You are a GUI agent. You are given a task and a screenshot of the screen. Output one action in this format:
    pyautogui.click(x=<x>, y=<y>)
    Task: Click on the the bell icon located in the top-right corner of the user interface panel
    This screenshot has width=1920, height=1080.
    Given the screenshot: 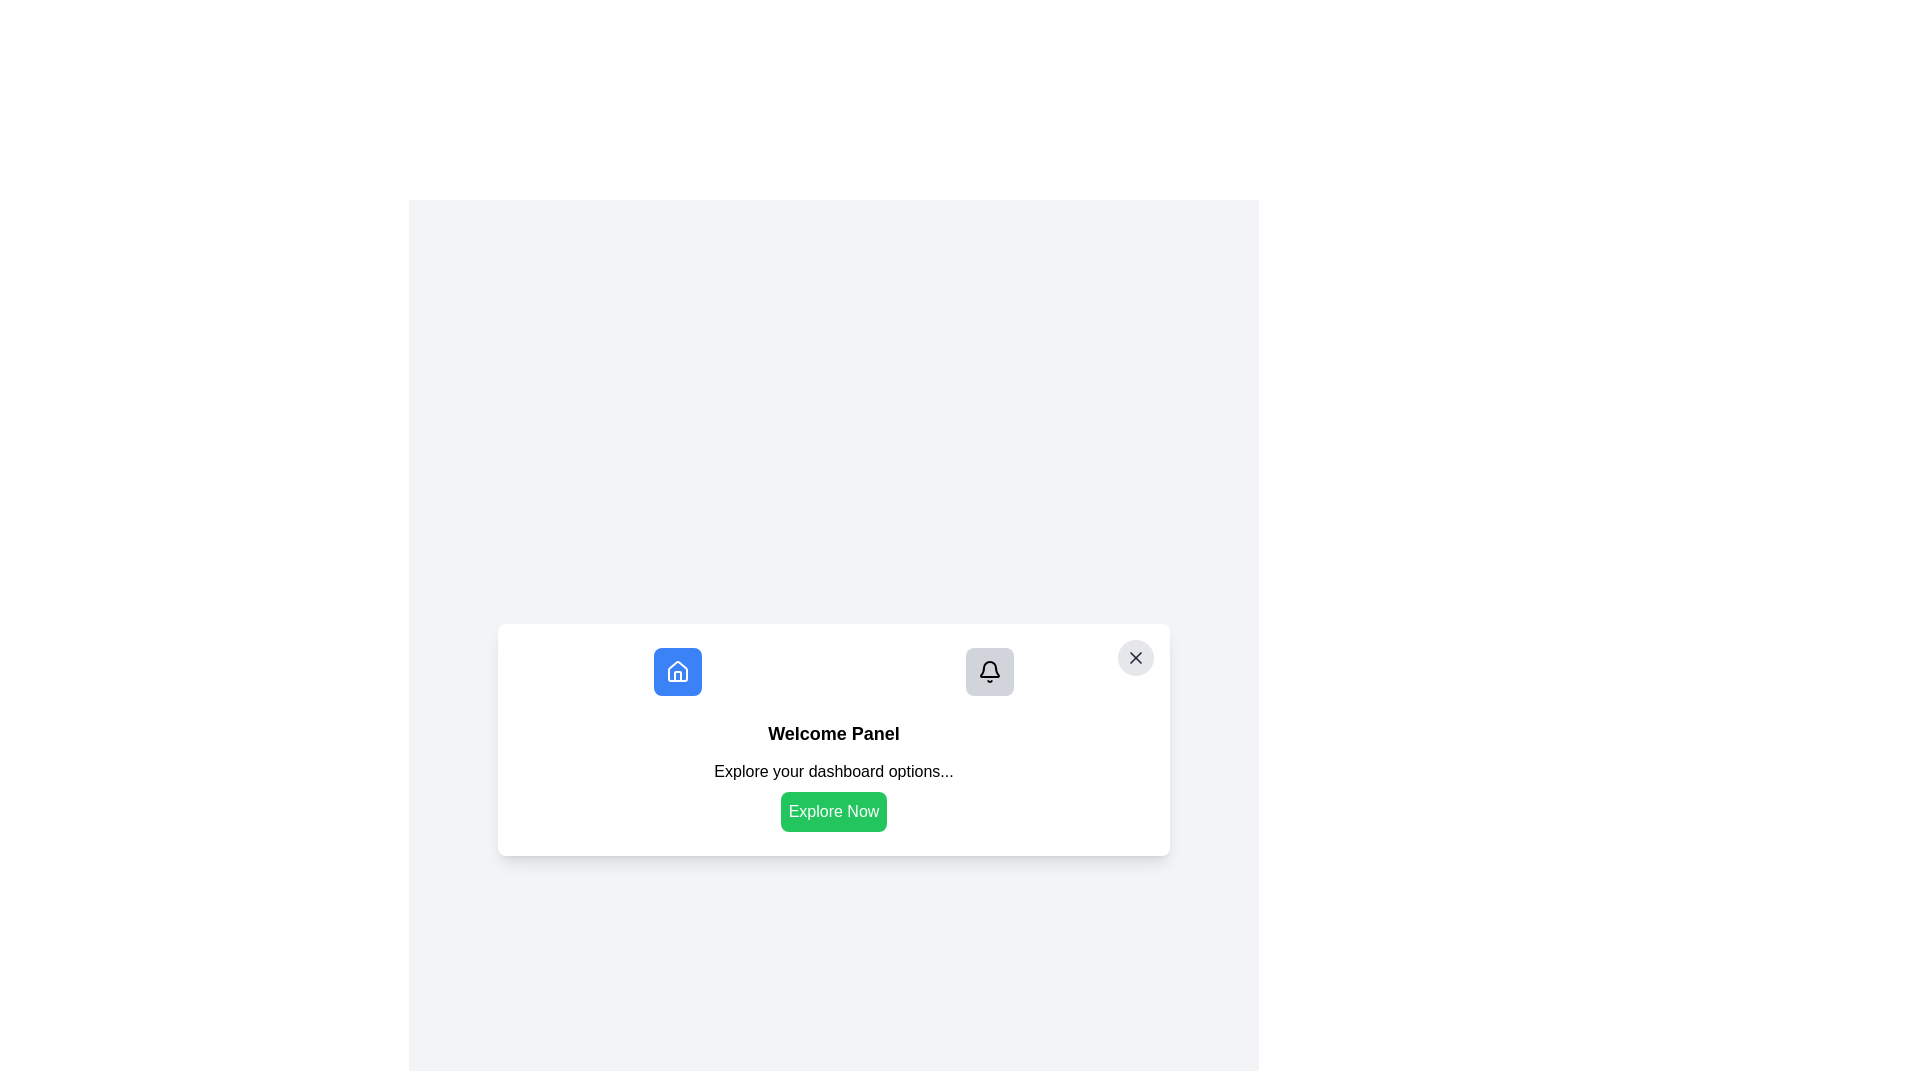 What is the action you would take?
    pyautogui.click(x=989, y=669)
    